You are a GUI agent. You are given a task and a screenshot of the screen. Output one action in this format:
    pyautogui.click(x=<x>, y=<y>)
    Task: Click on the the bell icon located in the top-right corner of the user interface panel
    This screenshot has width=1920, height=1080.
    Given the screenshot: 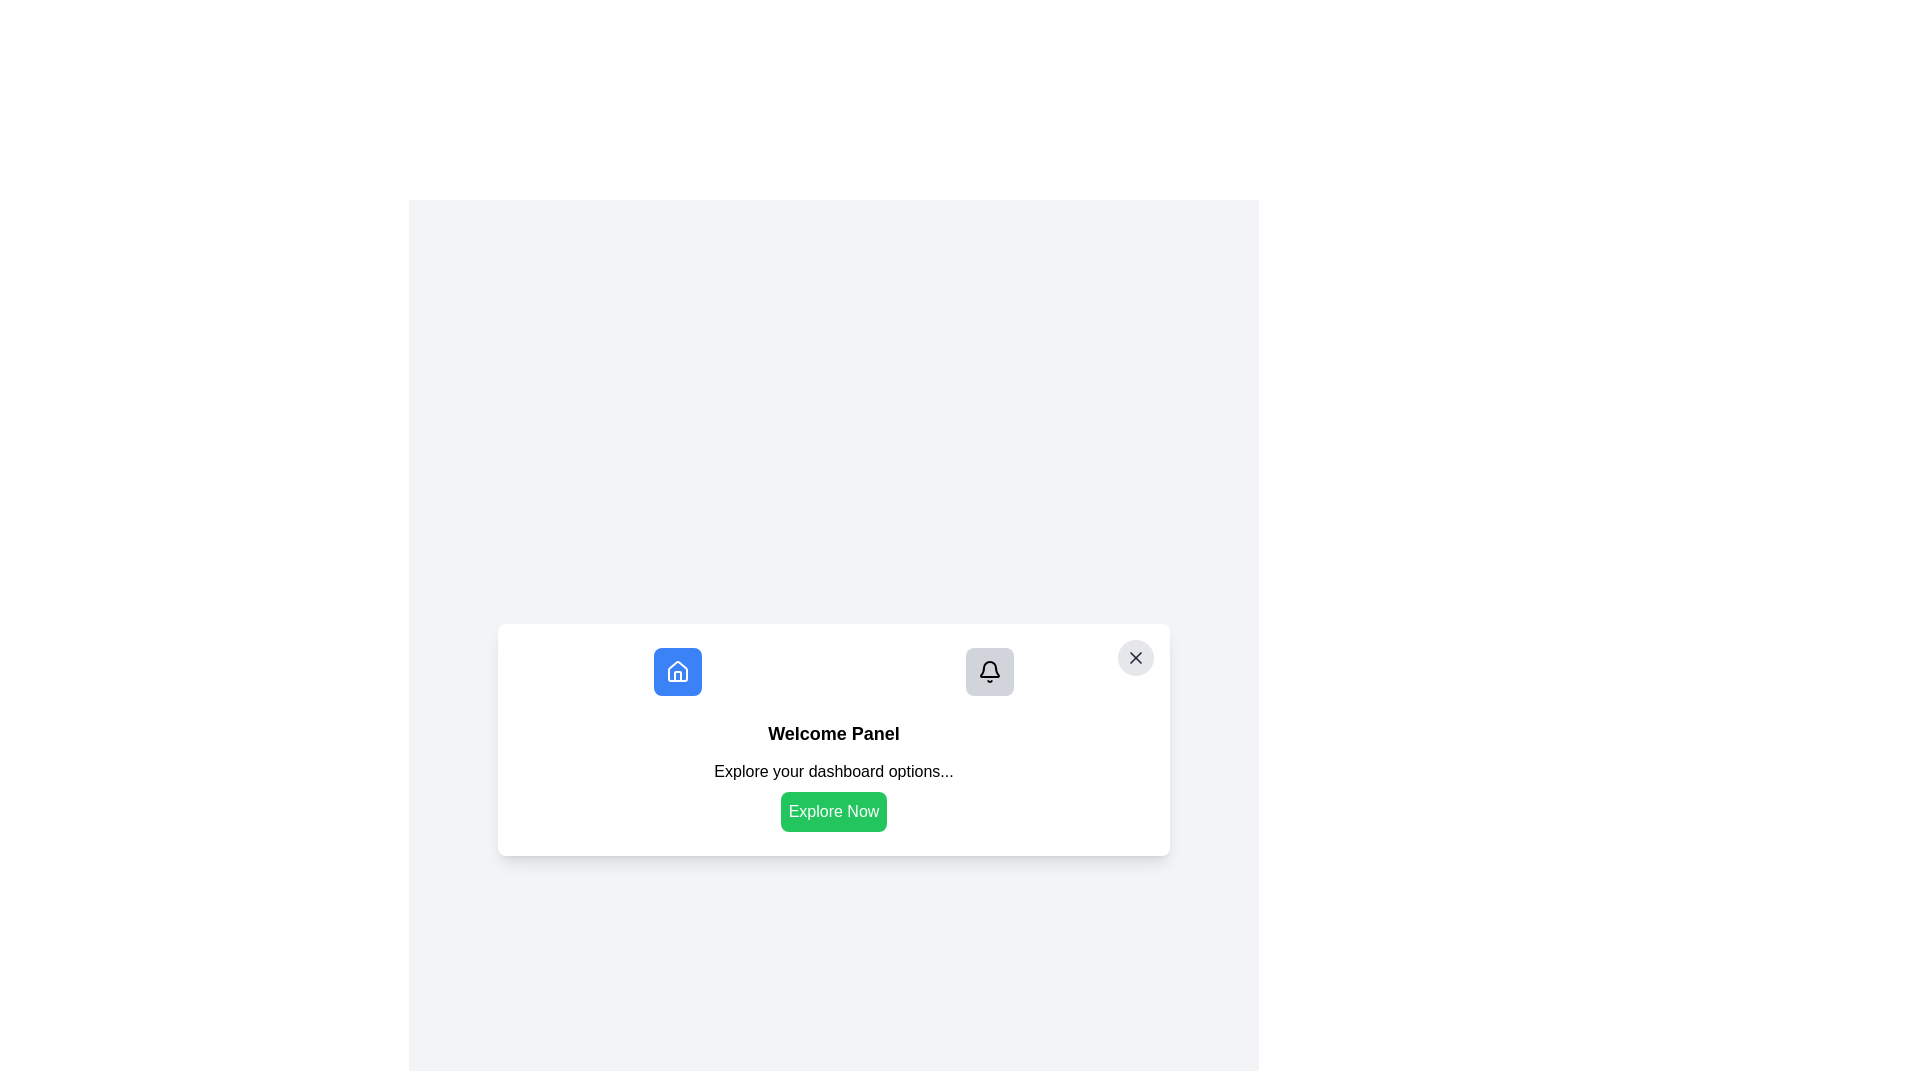 What is the action you would take?
    pyautogui.click(x=989, y=669)
    